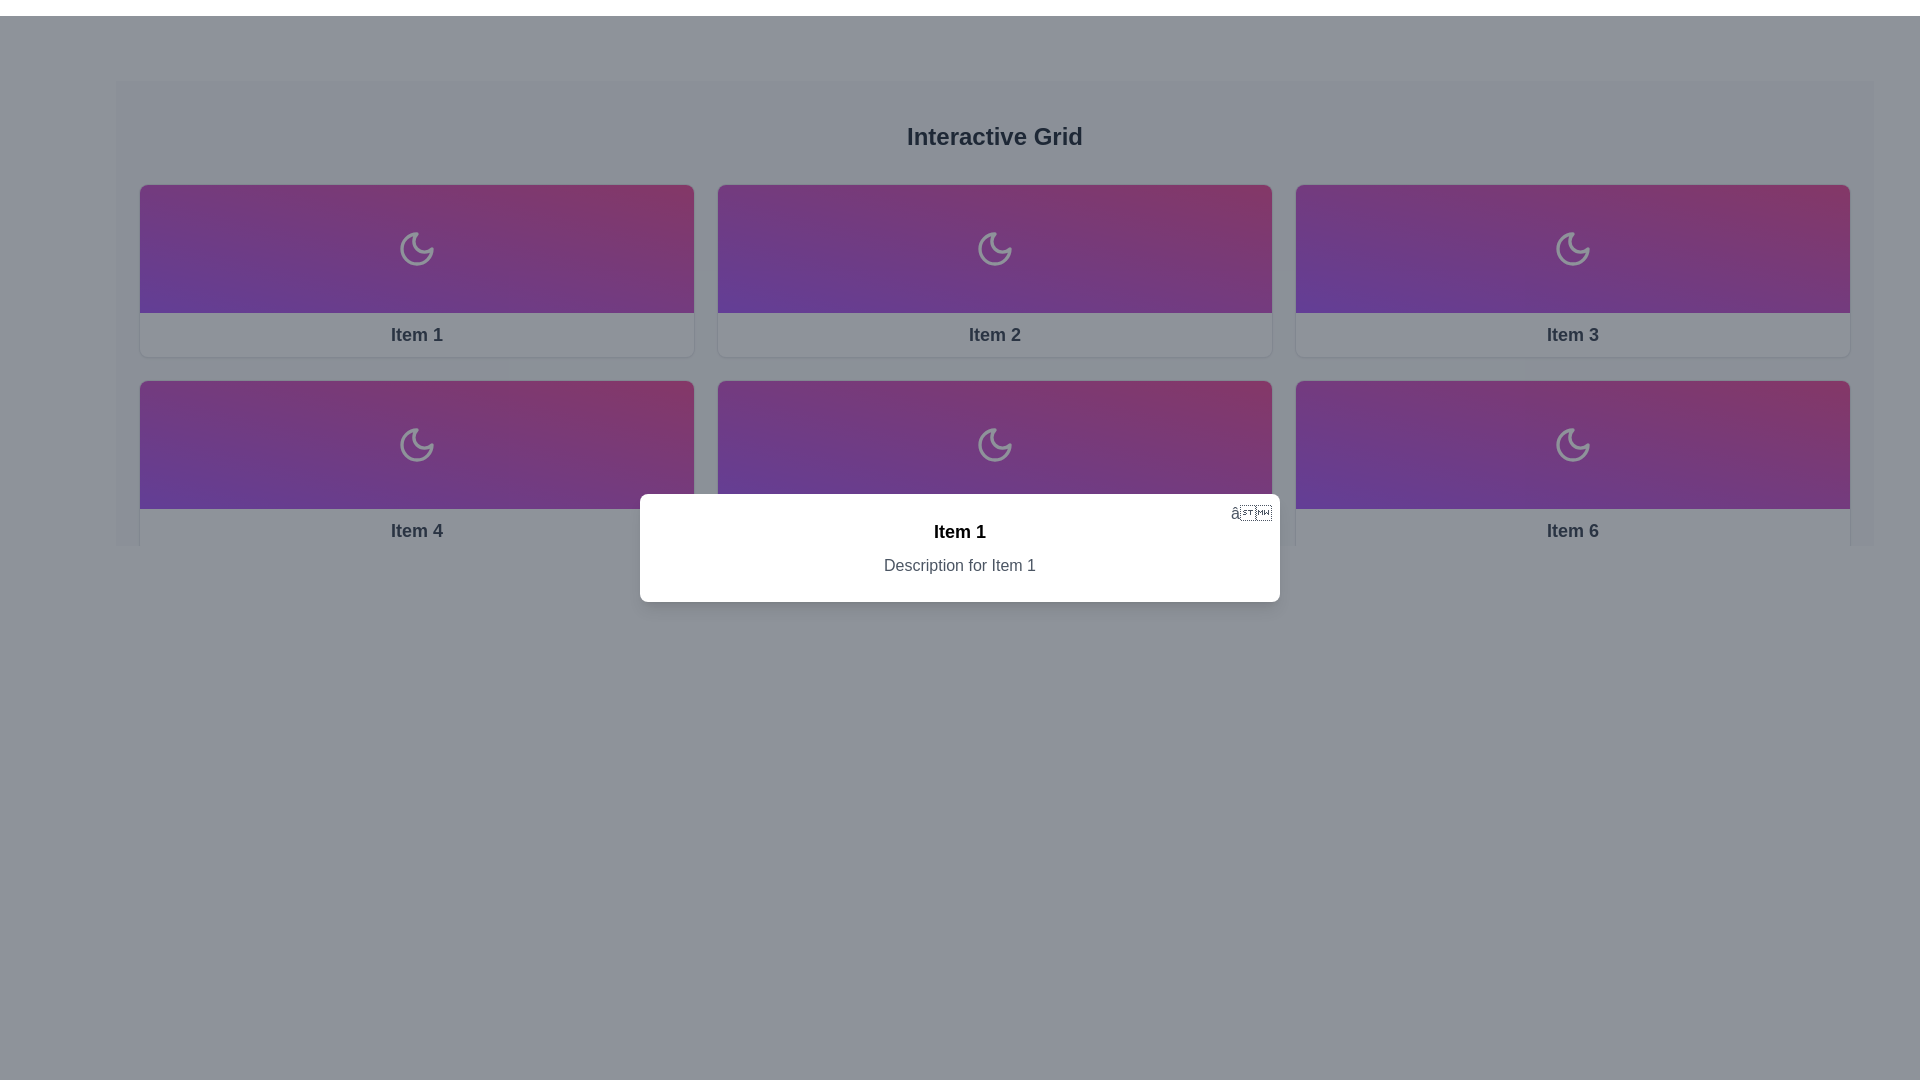 The width and height of the screenshot is (1920, 1080). Describe the element at coordinates (994, 466) in the screenshot. I see `the Clickable card representing 'Item 5' located in the second row, second column of the grid` at that location.